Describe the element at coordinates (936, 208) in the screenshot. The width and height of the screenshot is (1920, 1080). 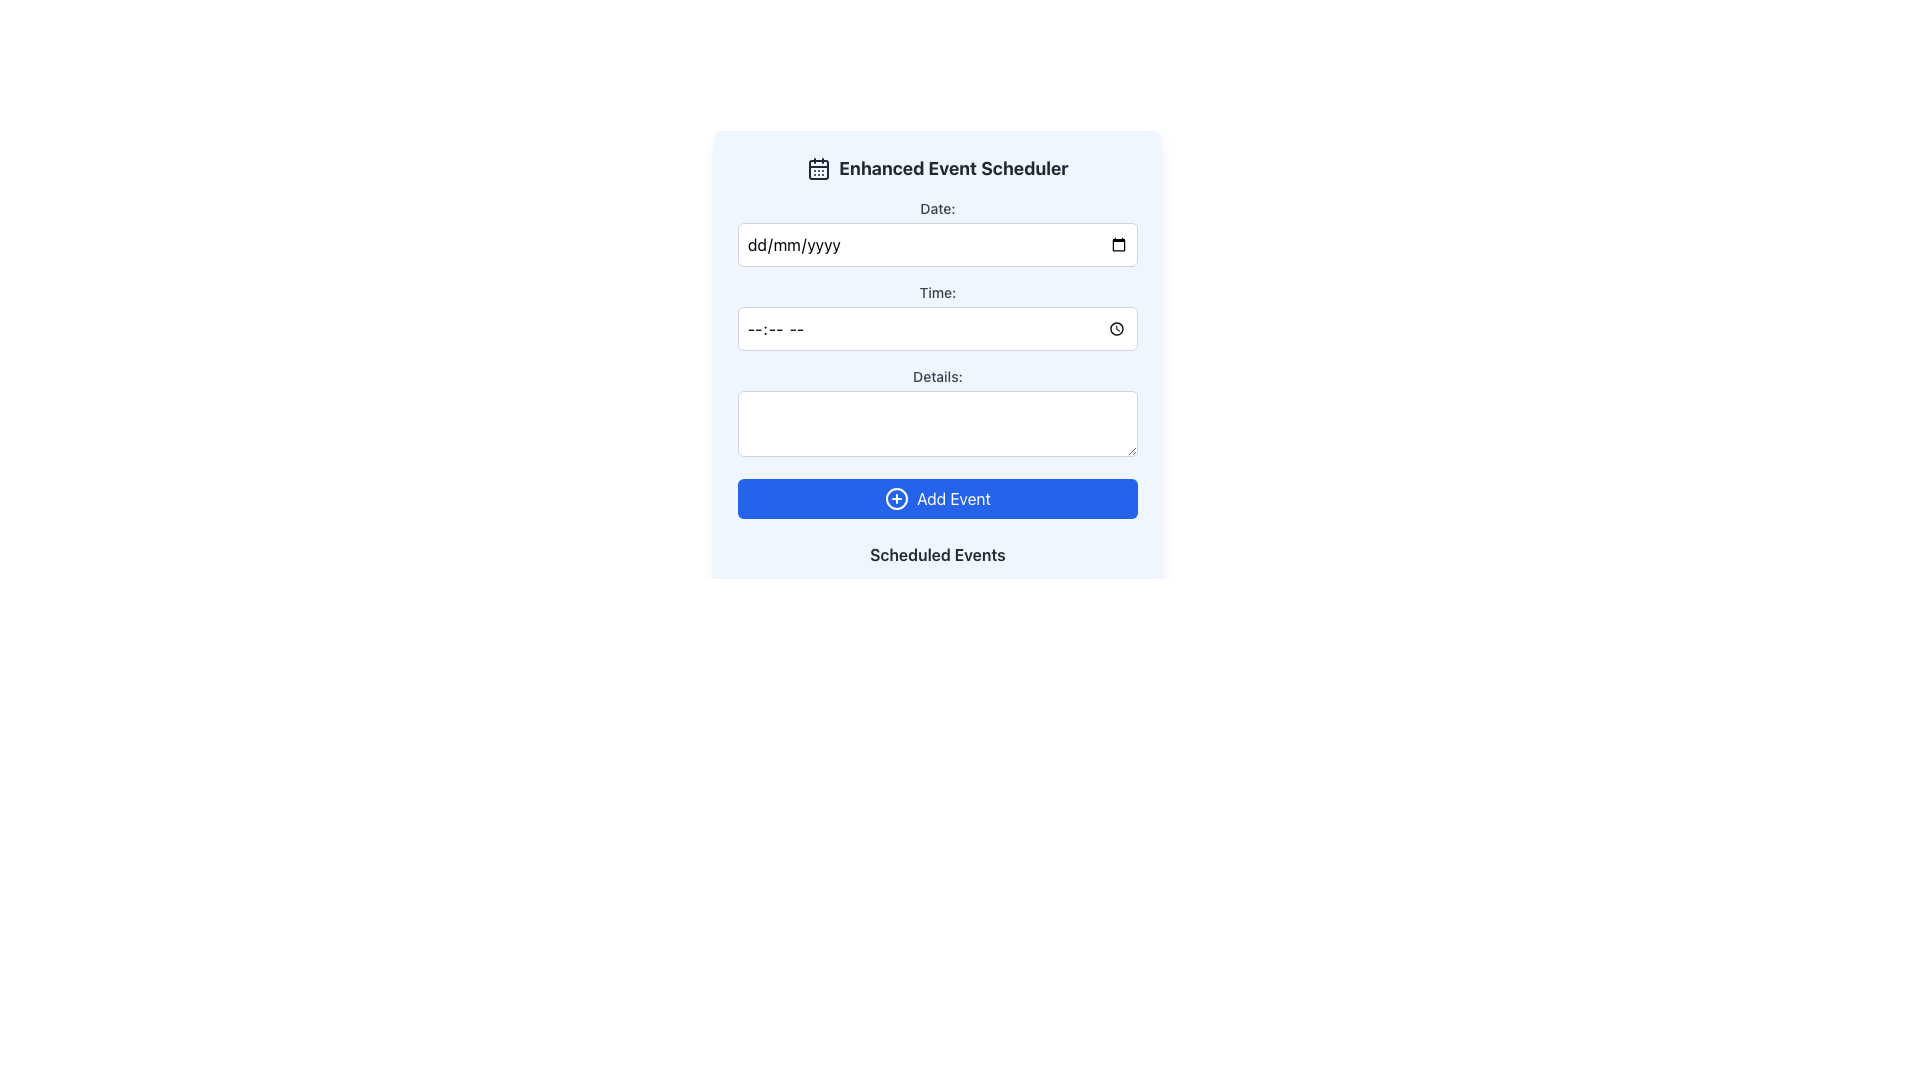
I see `the text label indicating the date input field, which is located in the upper section of the form interface` at that location.